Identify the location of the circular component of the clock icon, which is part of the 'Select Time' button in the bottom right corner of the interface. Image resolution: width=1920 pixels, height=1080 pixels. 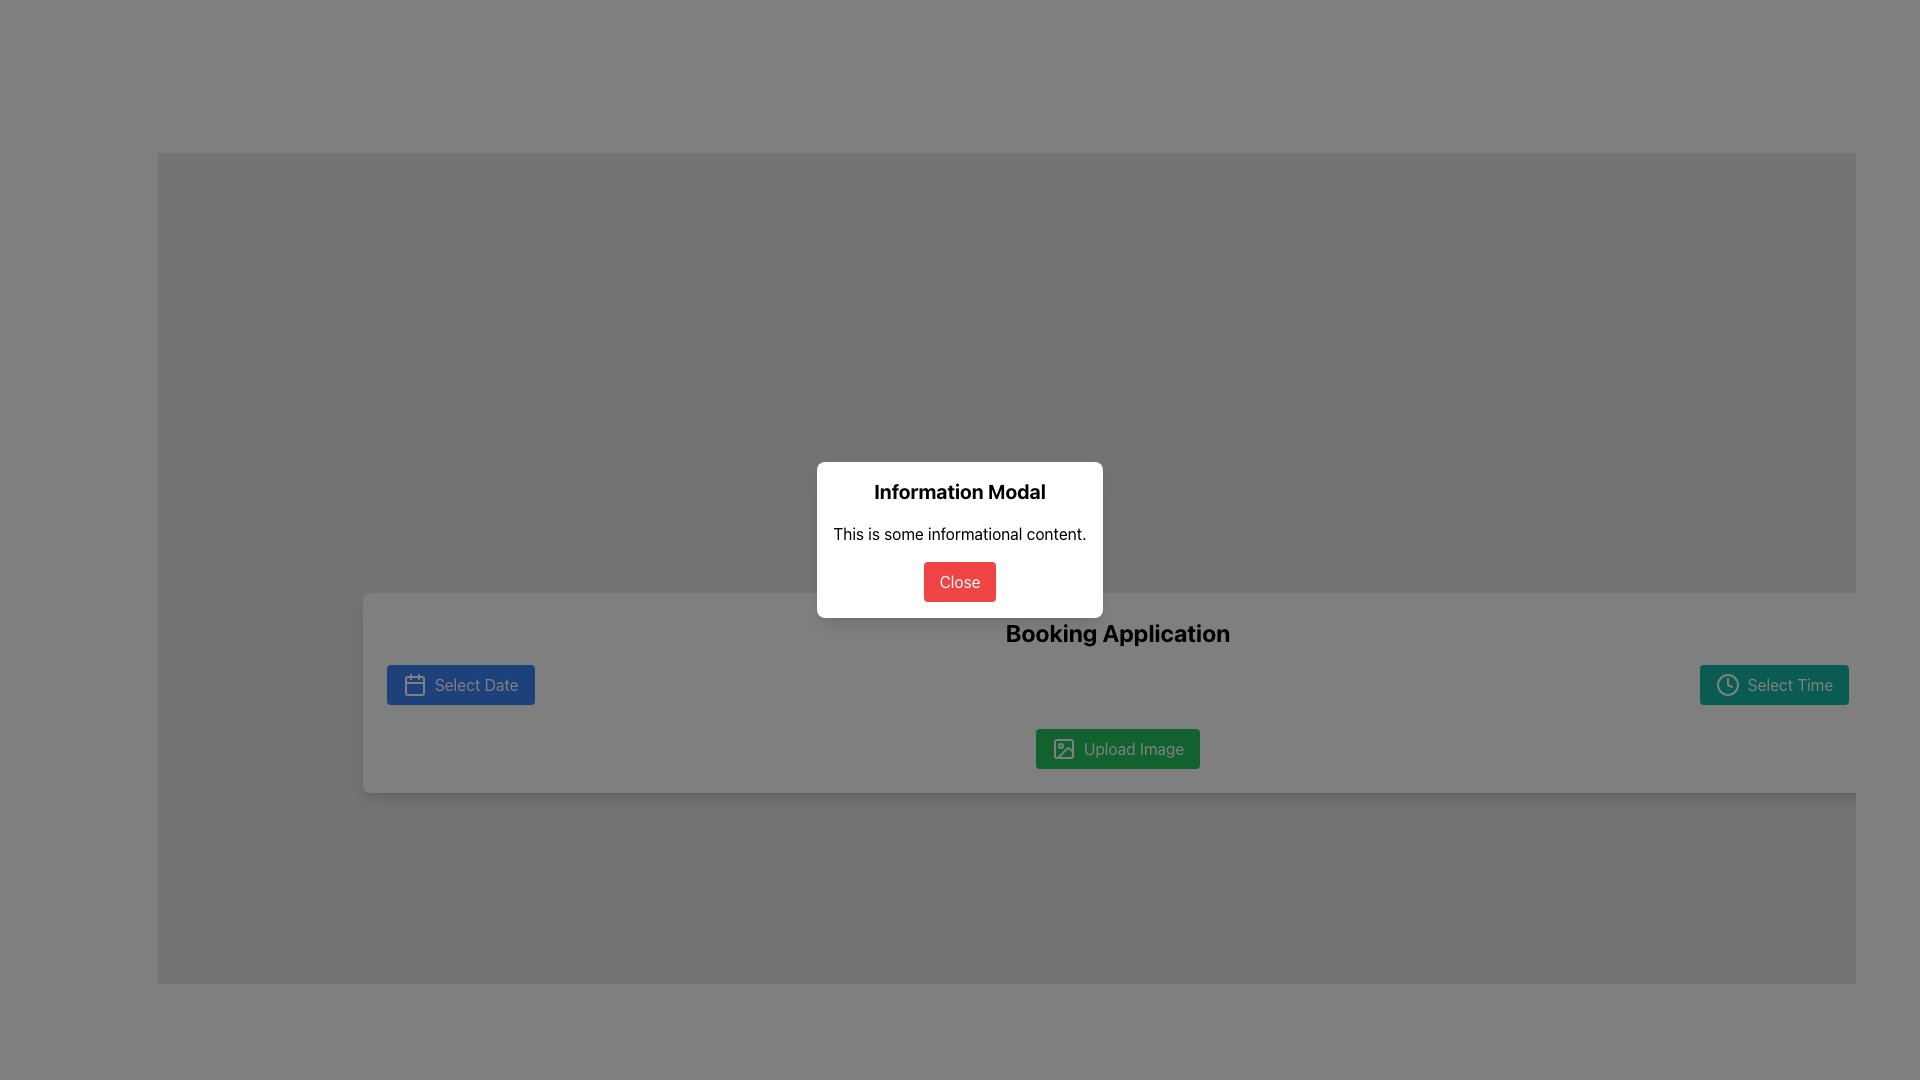
(1726, 684).